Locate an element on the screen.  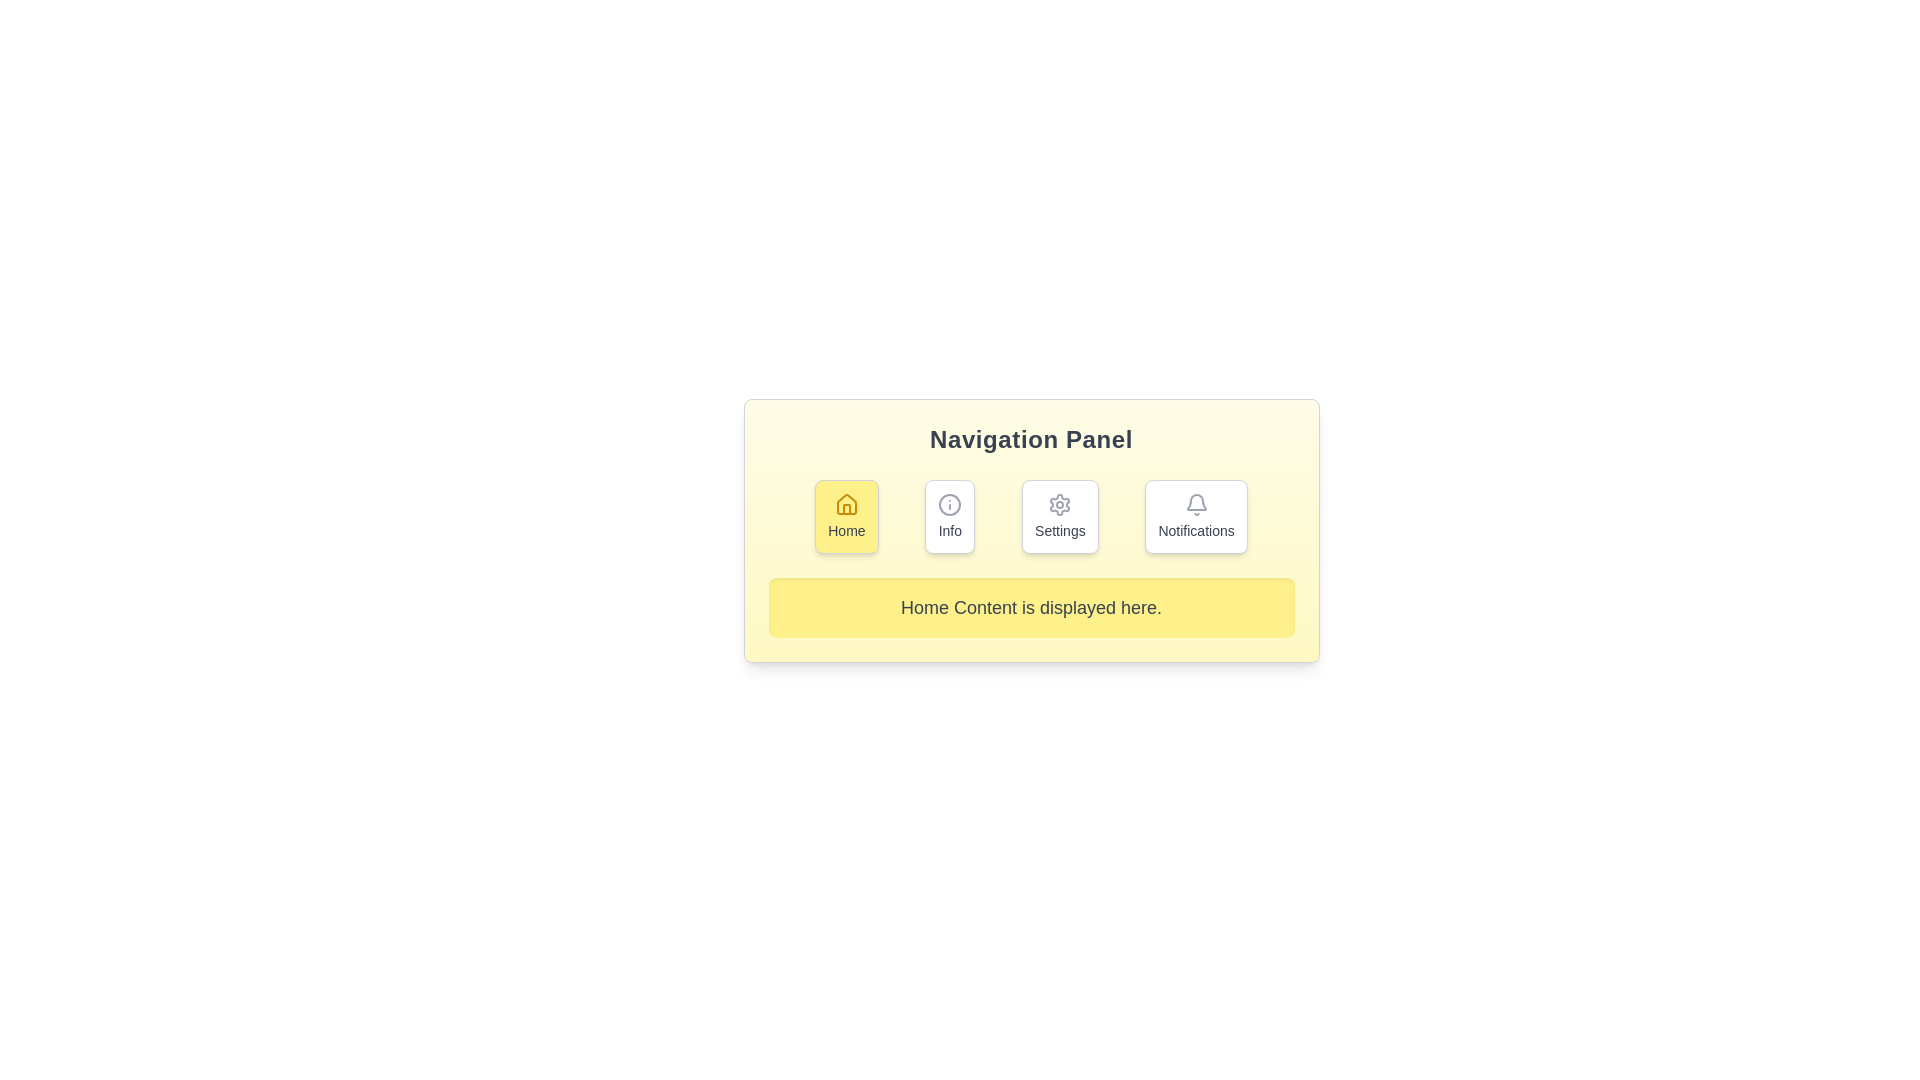
the 'Home' icon in the navigation panel, which represents the 'Home' functionality is located at coordinates (846, 504).